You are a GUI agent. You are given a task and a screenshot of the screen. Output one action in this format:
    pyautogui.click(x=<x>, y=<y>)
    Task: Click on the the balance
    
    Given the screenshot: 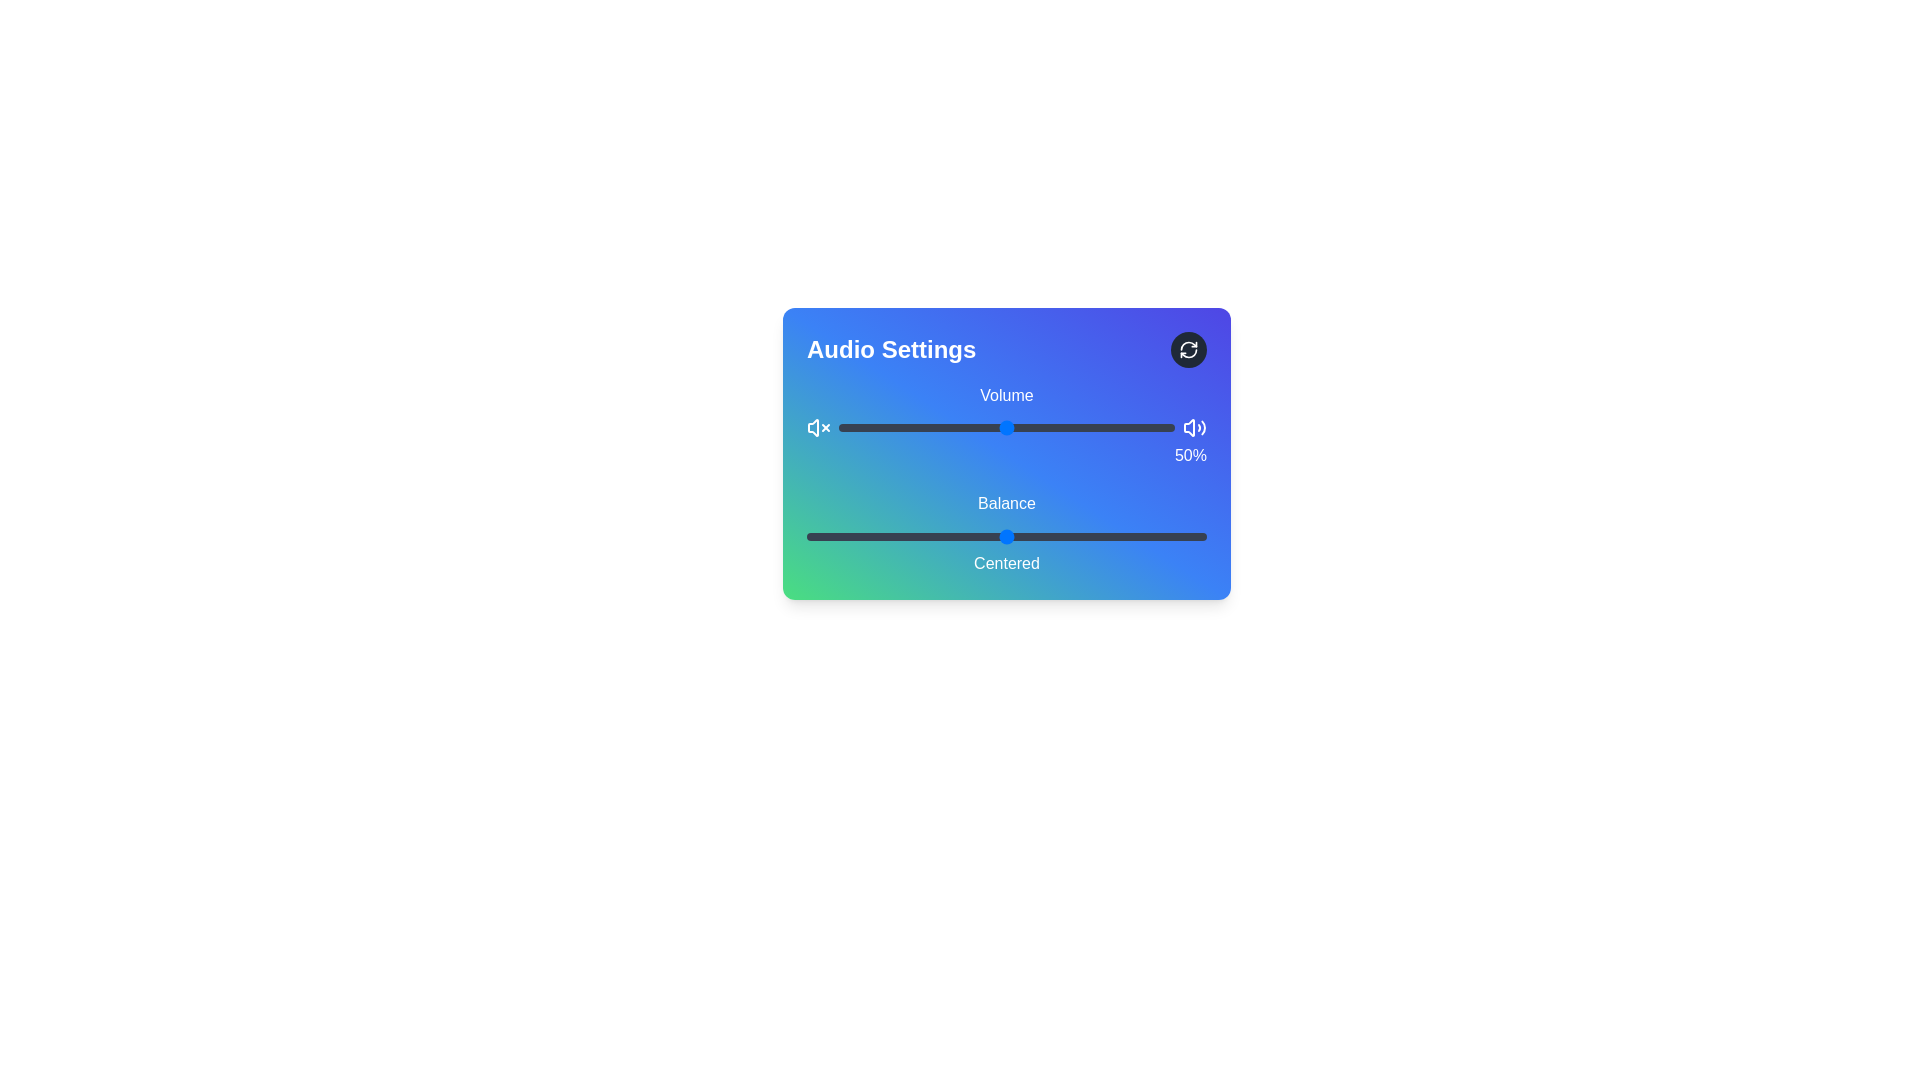 What is the action you would take?
    pyautogui.click(x=1093, y=535)
    